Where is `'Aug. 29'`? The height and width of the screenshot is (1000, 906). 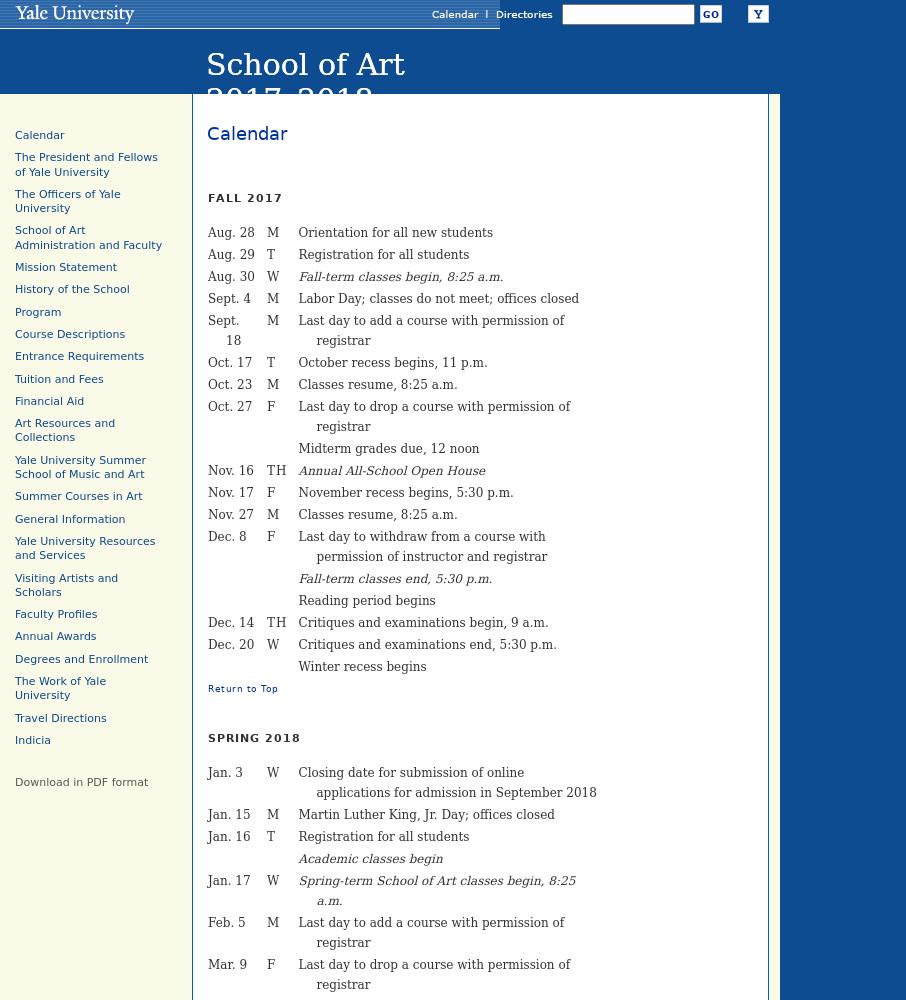 'Aug. 29' is located at coordinates (231, 255).